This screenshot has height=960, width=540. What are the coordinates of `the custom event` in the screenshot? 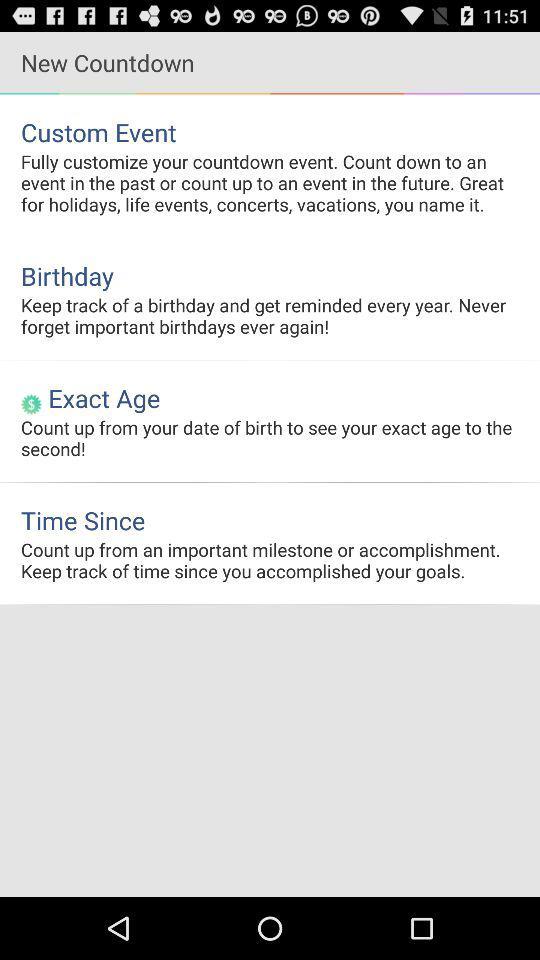 It's located at (270, 131).